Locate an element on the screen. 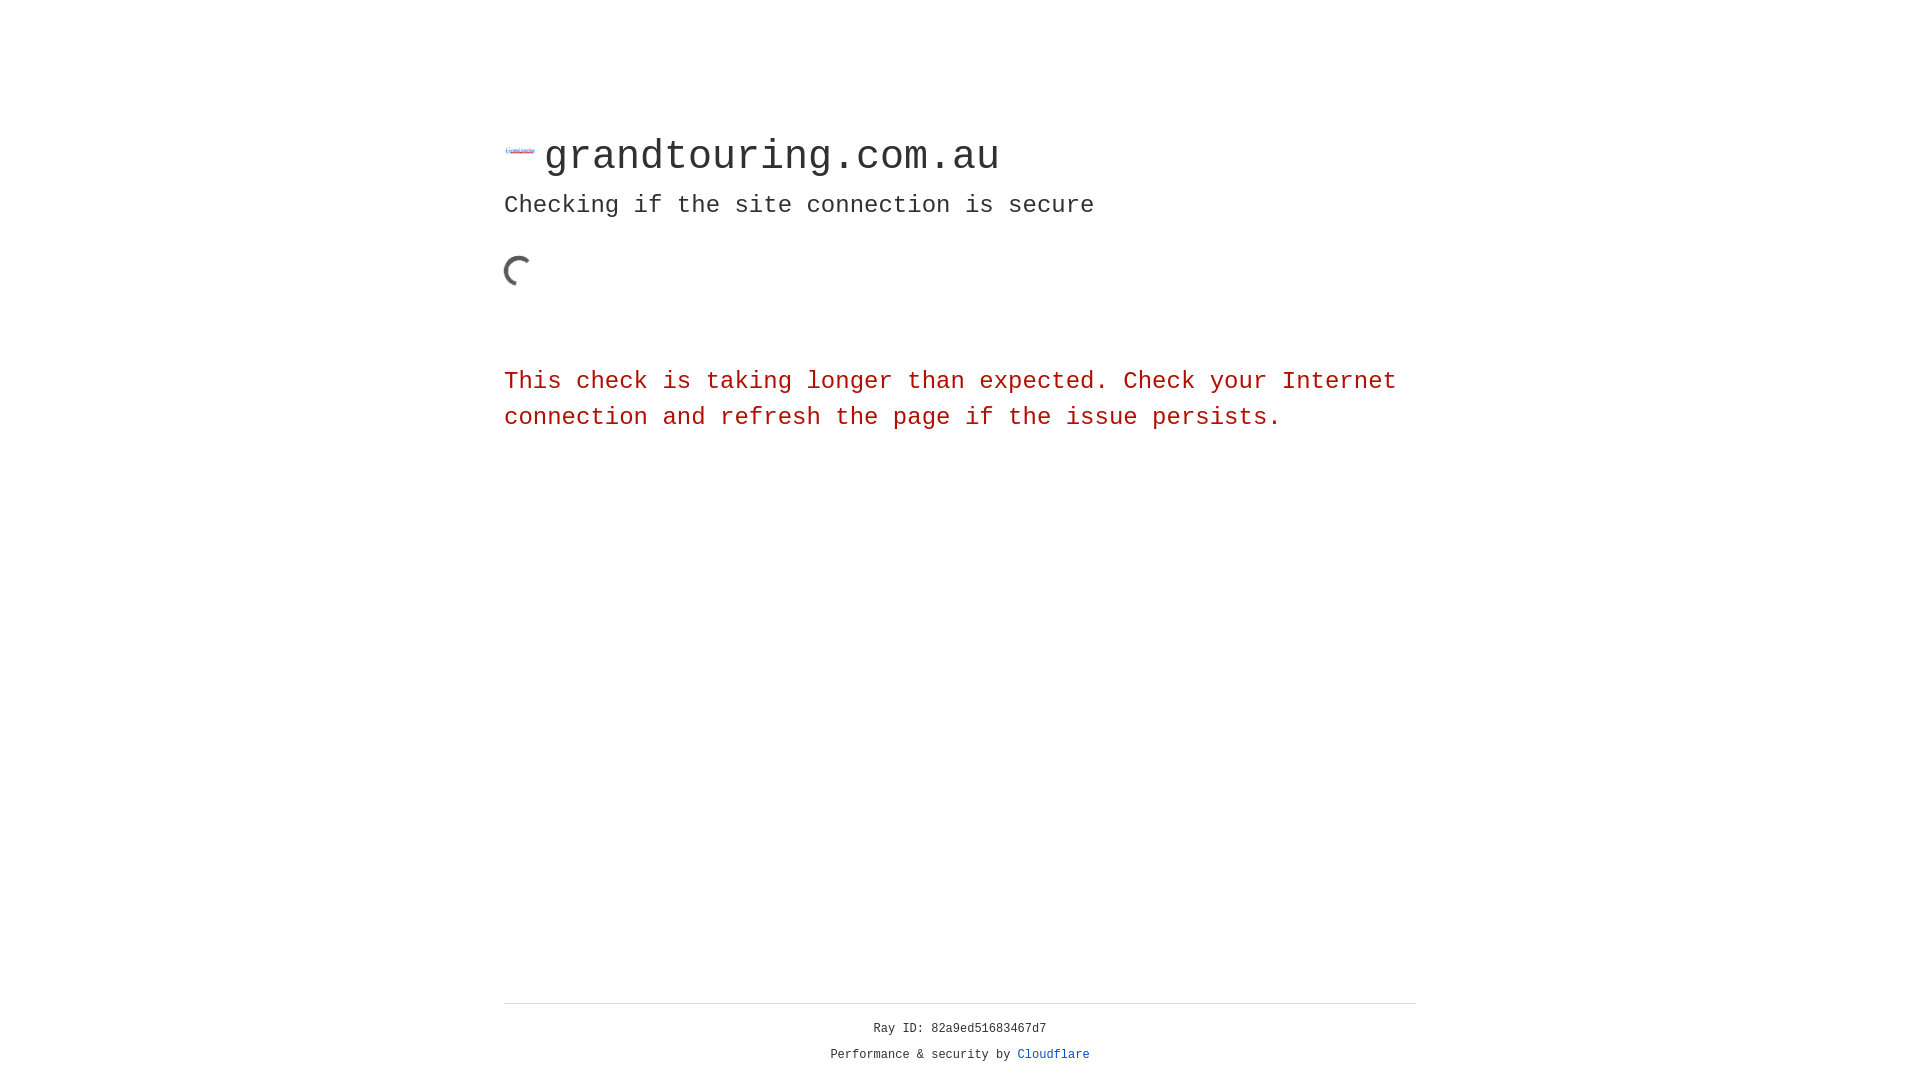 This screenshot has width=1920, height=1080. 'Cloudflare' is located at coordinates (1017, 1054).